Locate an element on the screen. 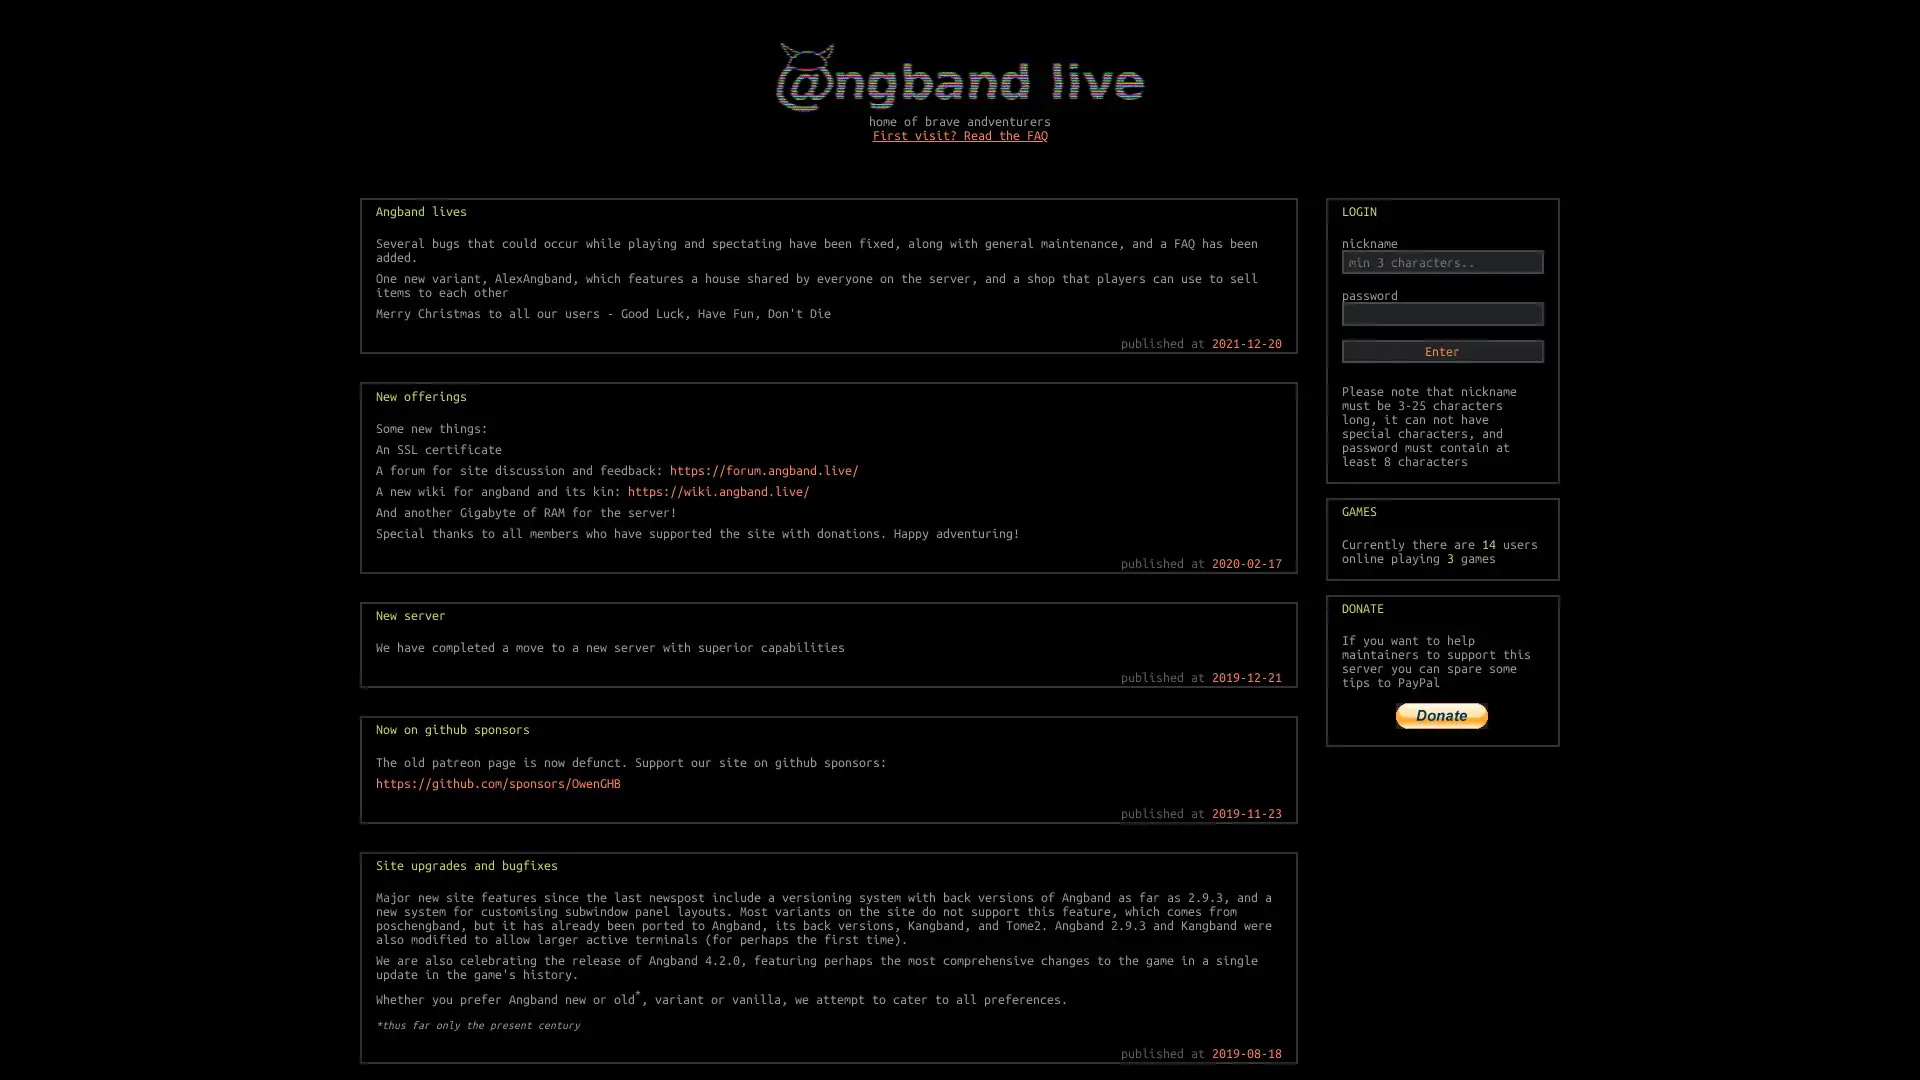  PayPal  The safer, easier way to pay online! is located at coordinates (1441, 713).